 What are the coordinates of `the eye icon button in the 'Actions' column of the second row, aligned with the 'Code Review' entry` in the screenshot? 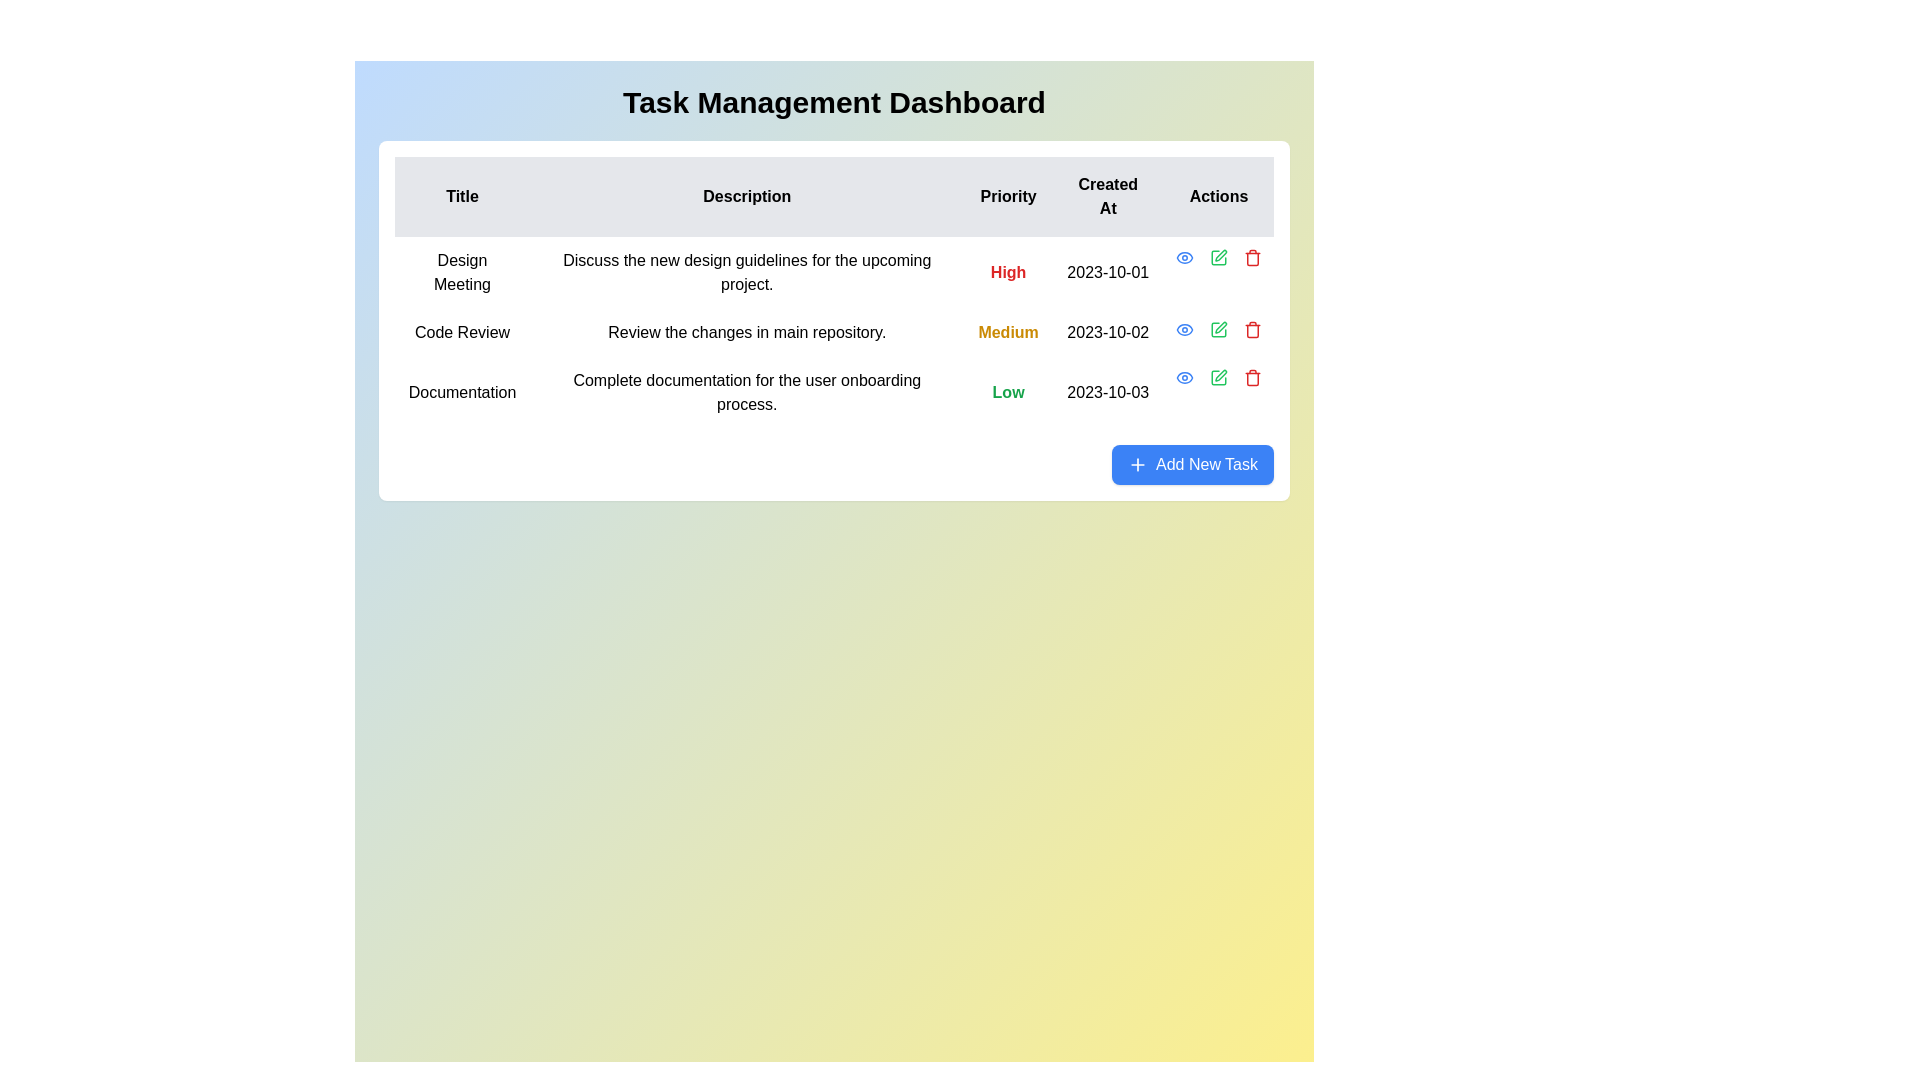 It's located at (1185, 257).